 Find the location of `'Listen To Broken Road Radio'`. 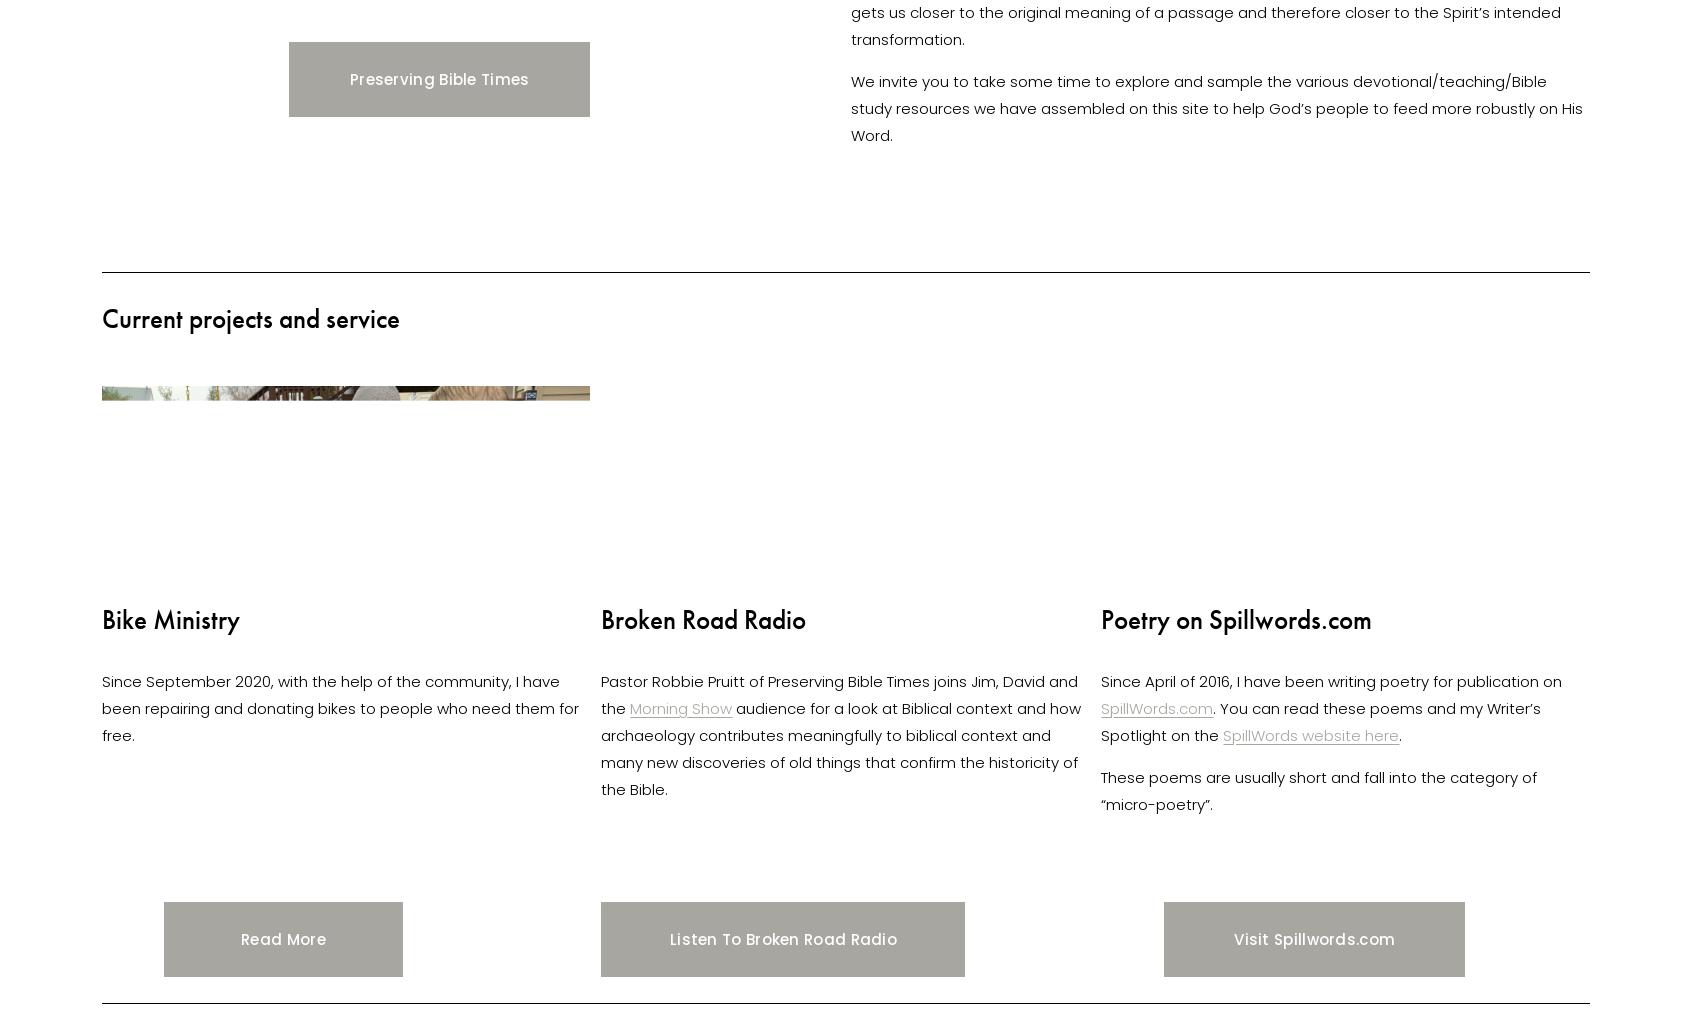

'Listen To Broken Road Radio' is located at coordinates (783, 937).